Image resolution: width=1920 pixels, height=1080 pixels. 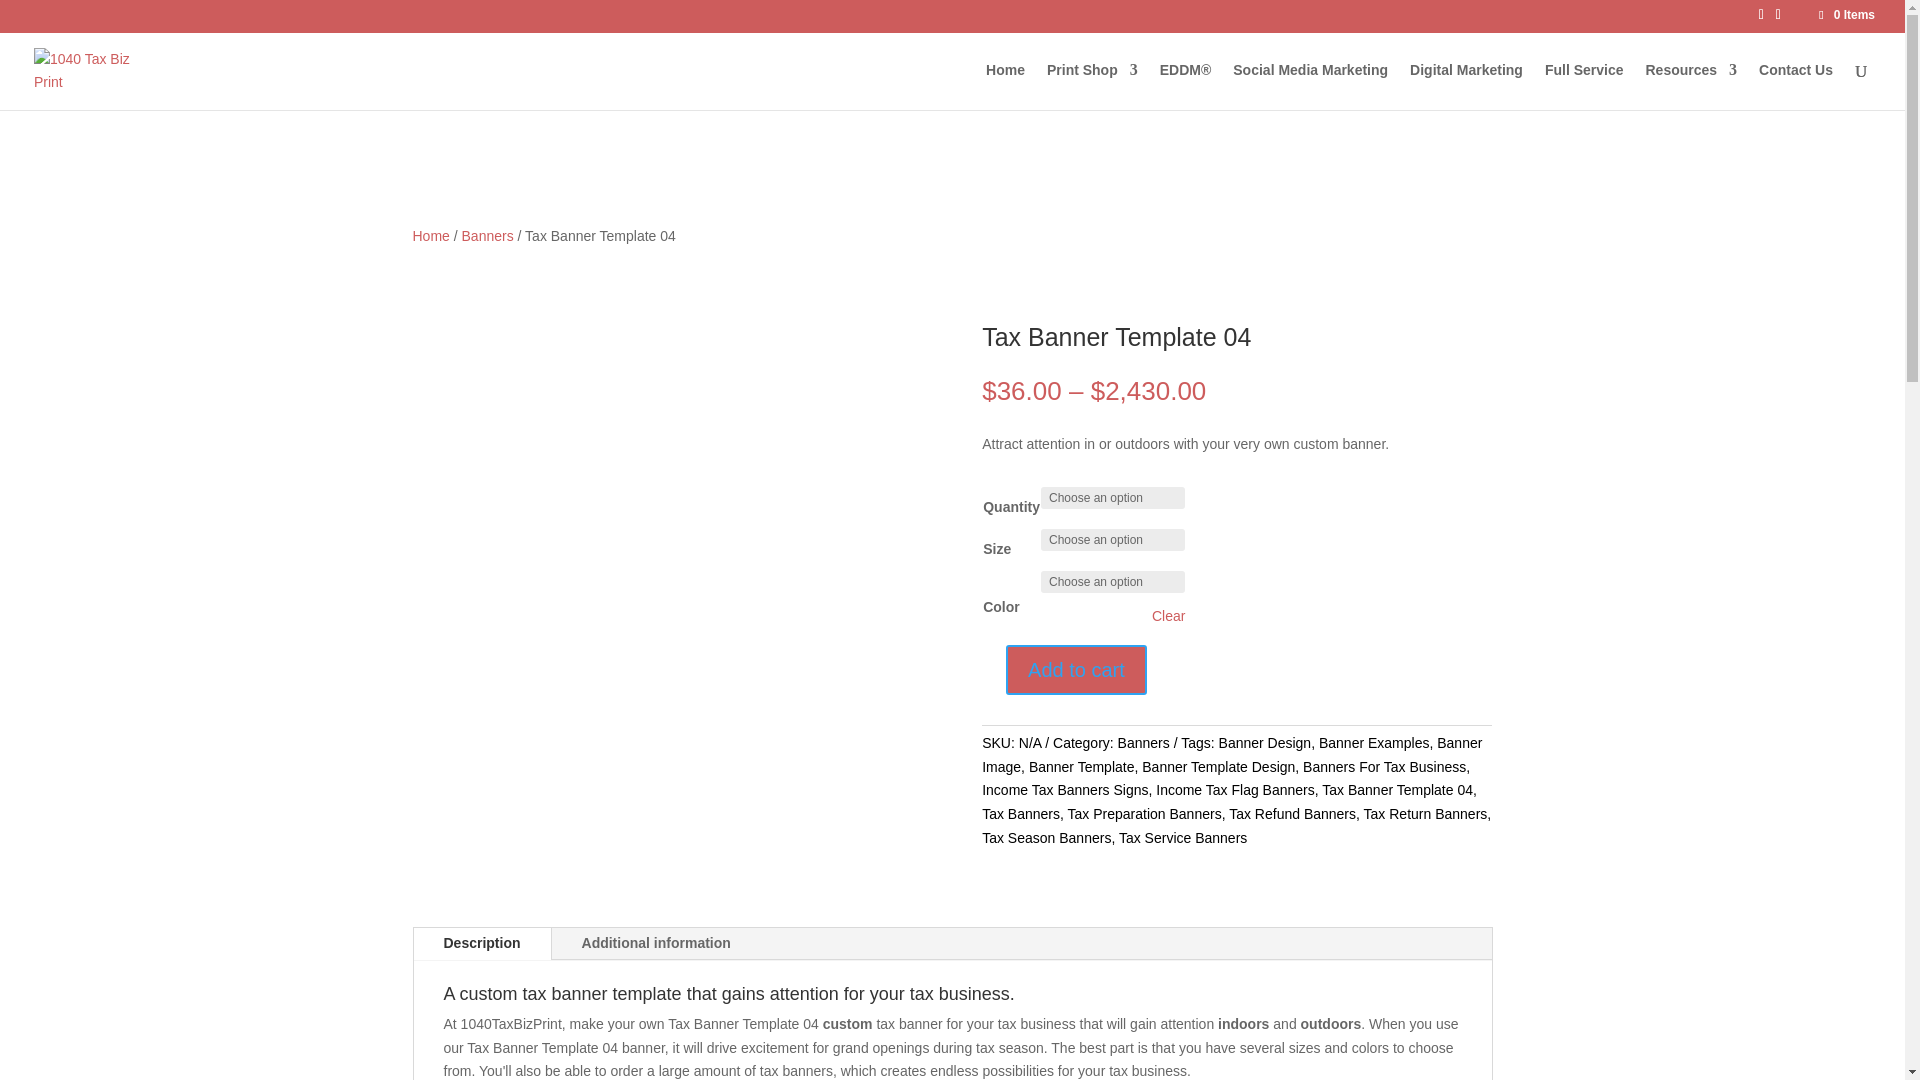 I want to click on 'Income Tax Banners Signs', so click(x=1064, y=789).